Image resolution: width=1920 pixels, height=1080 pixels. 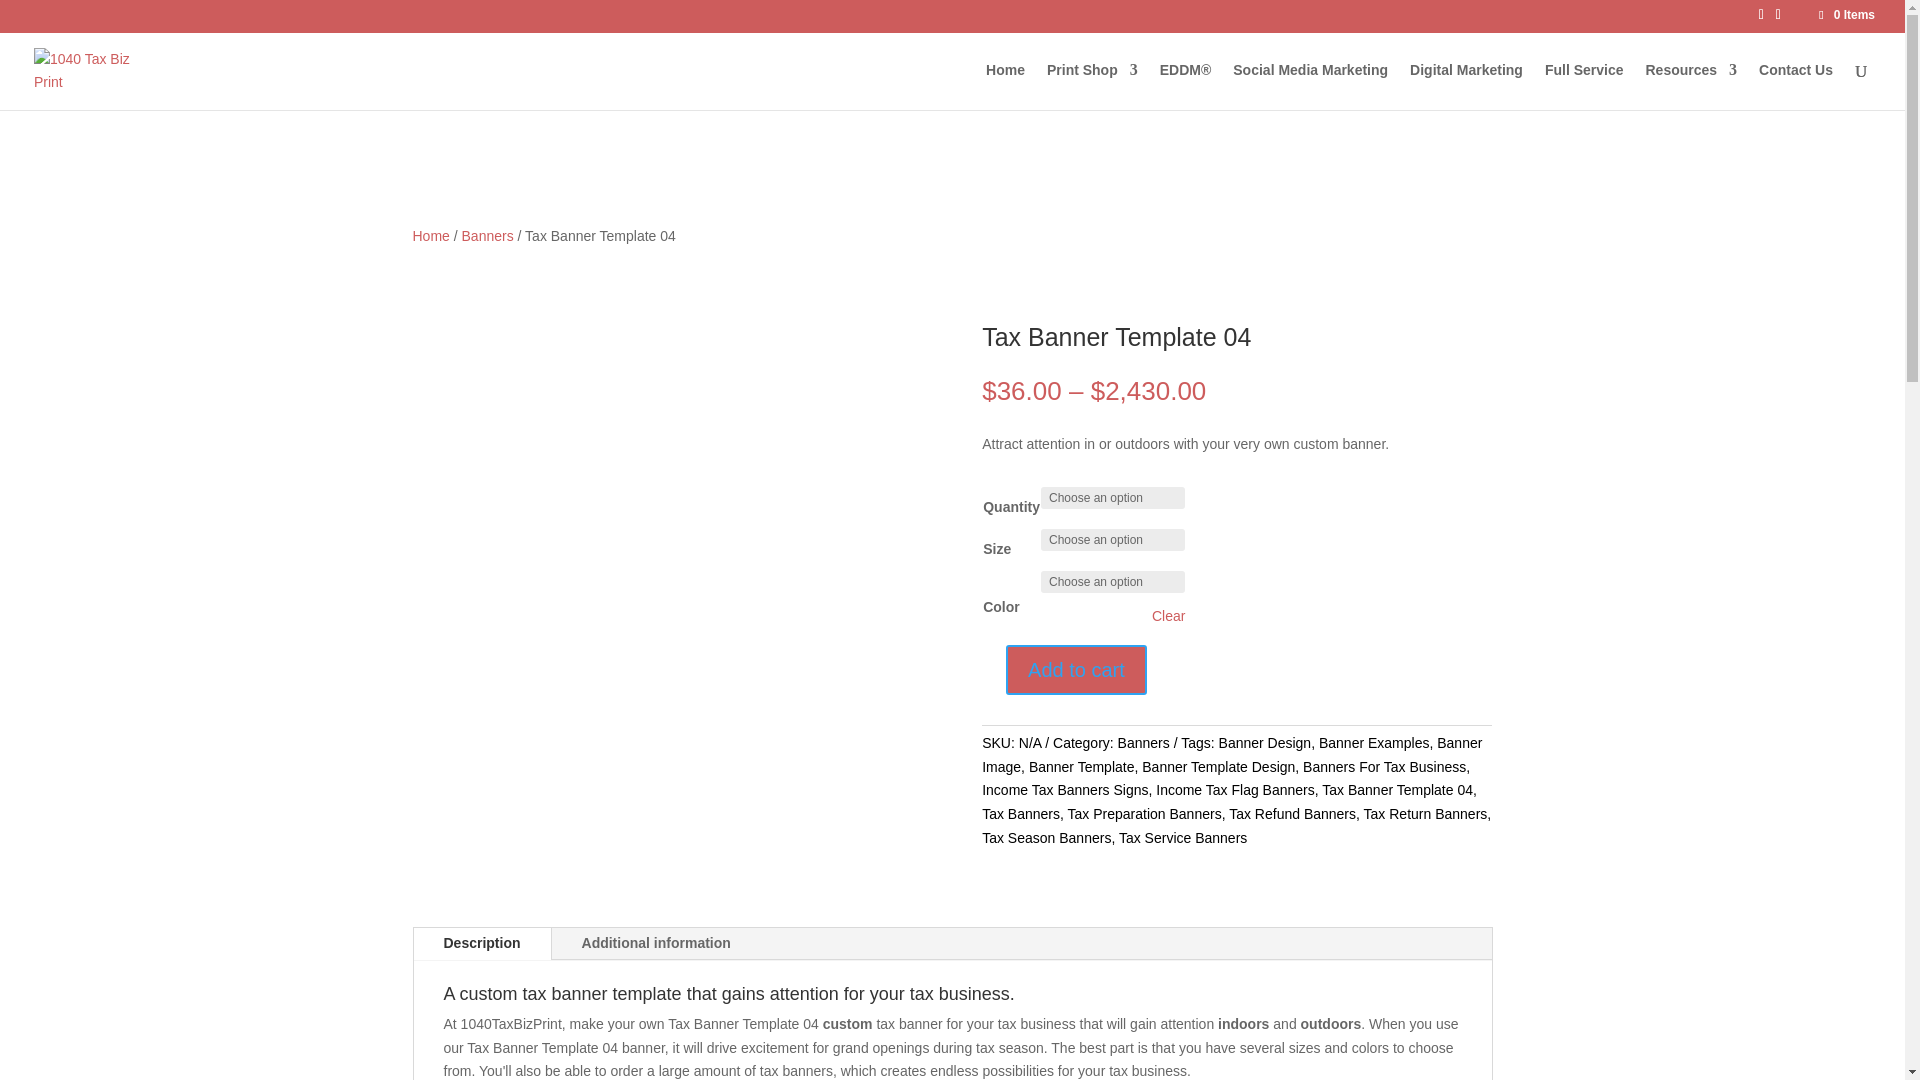 I want to click on 'Income Tax Banners Signs', so click(x=1064, y=789).